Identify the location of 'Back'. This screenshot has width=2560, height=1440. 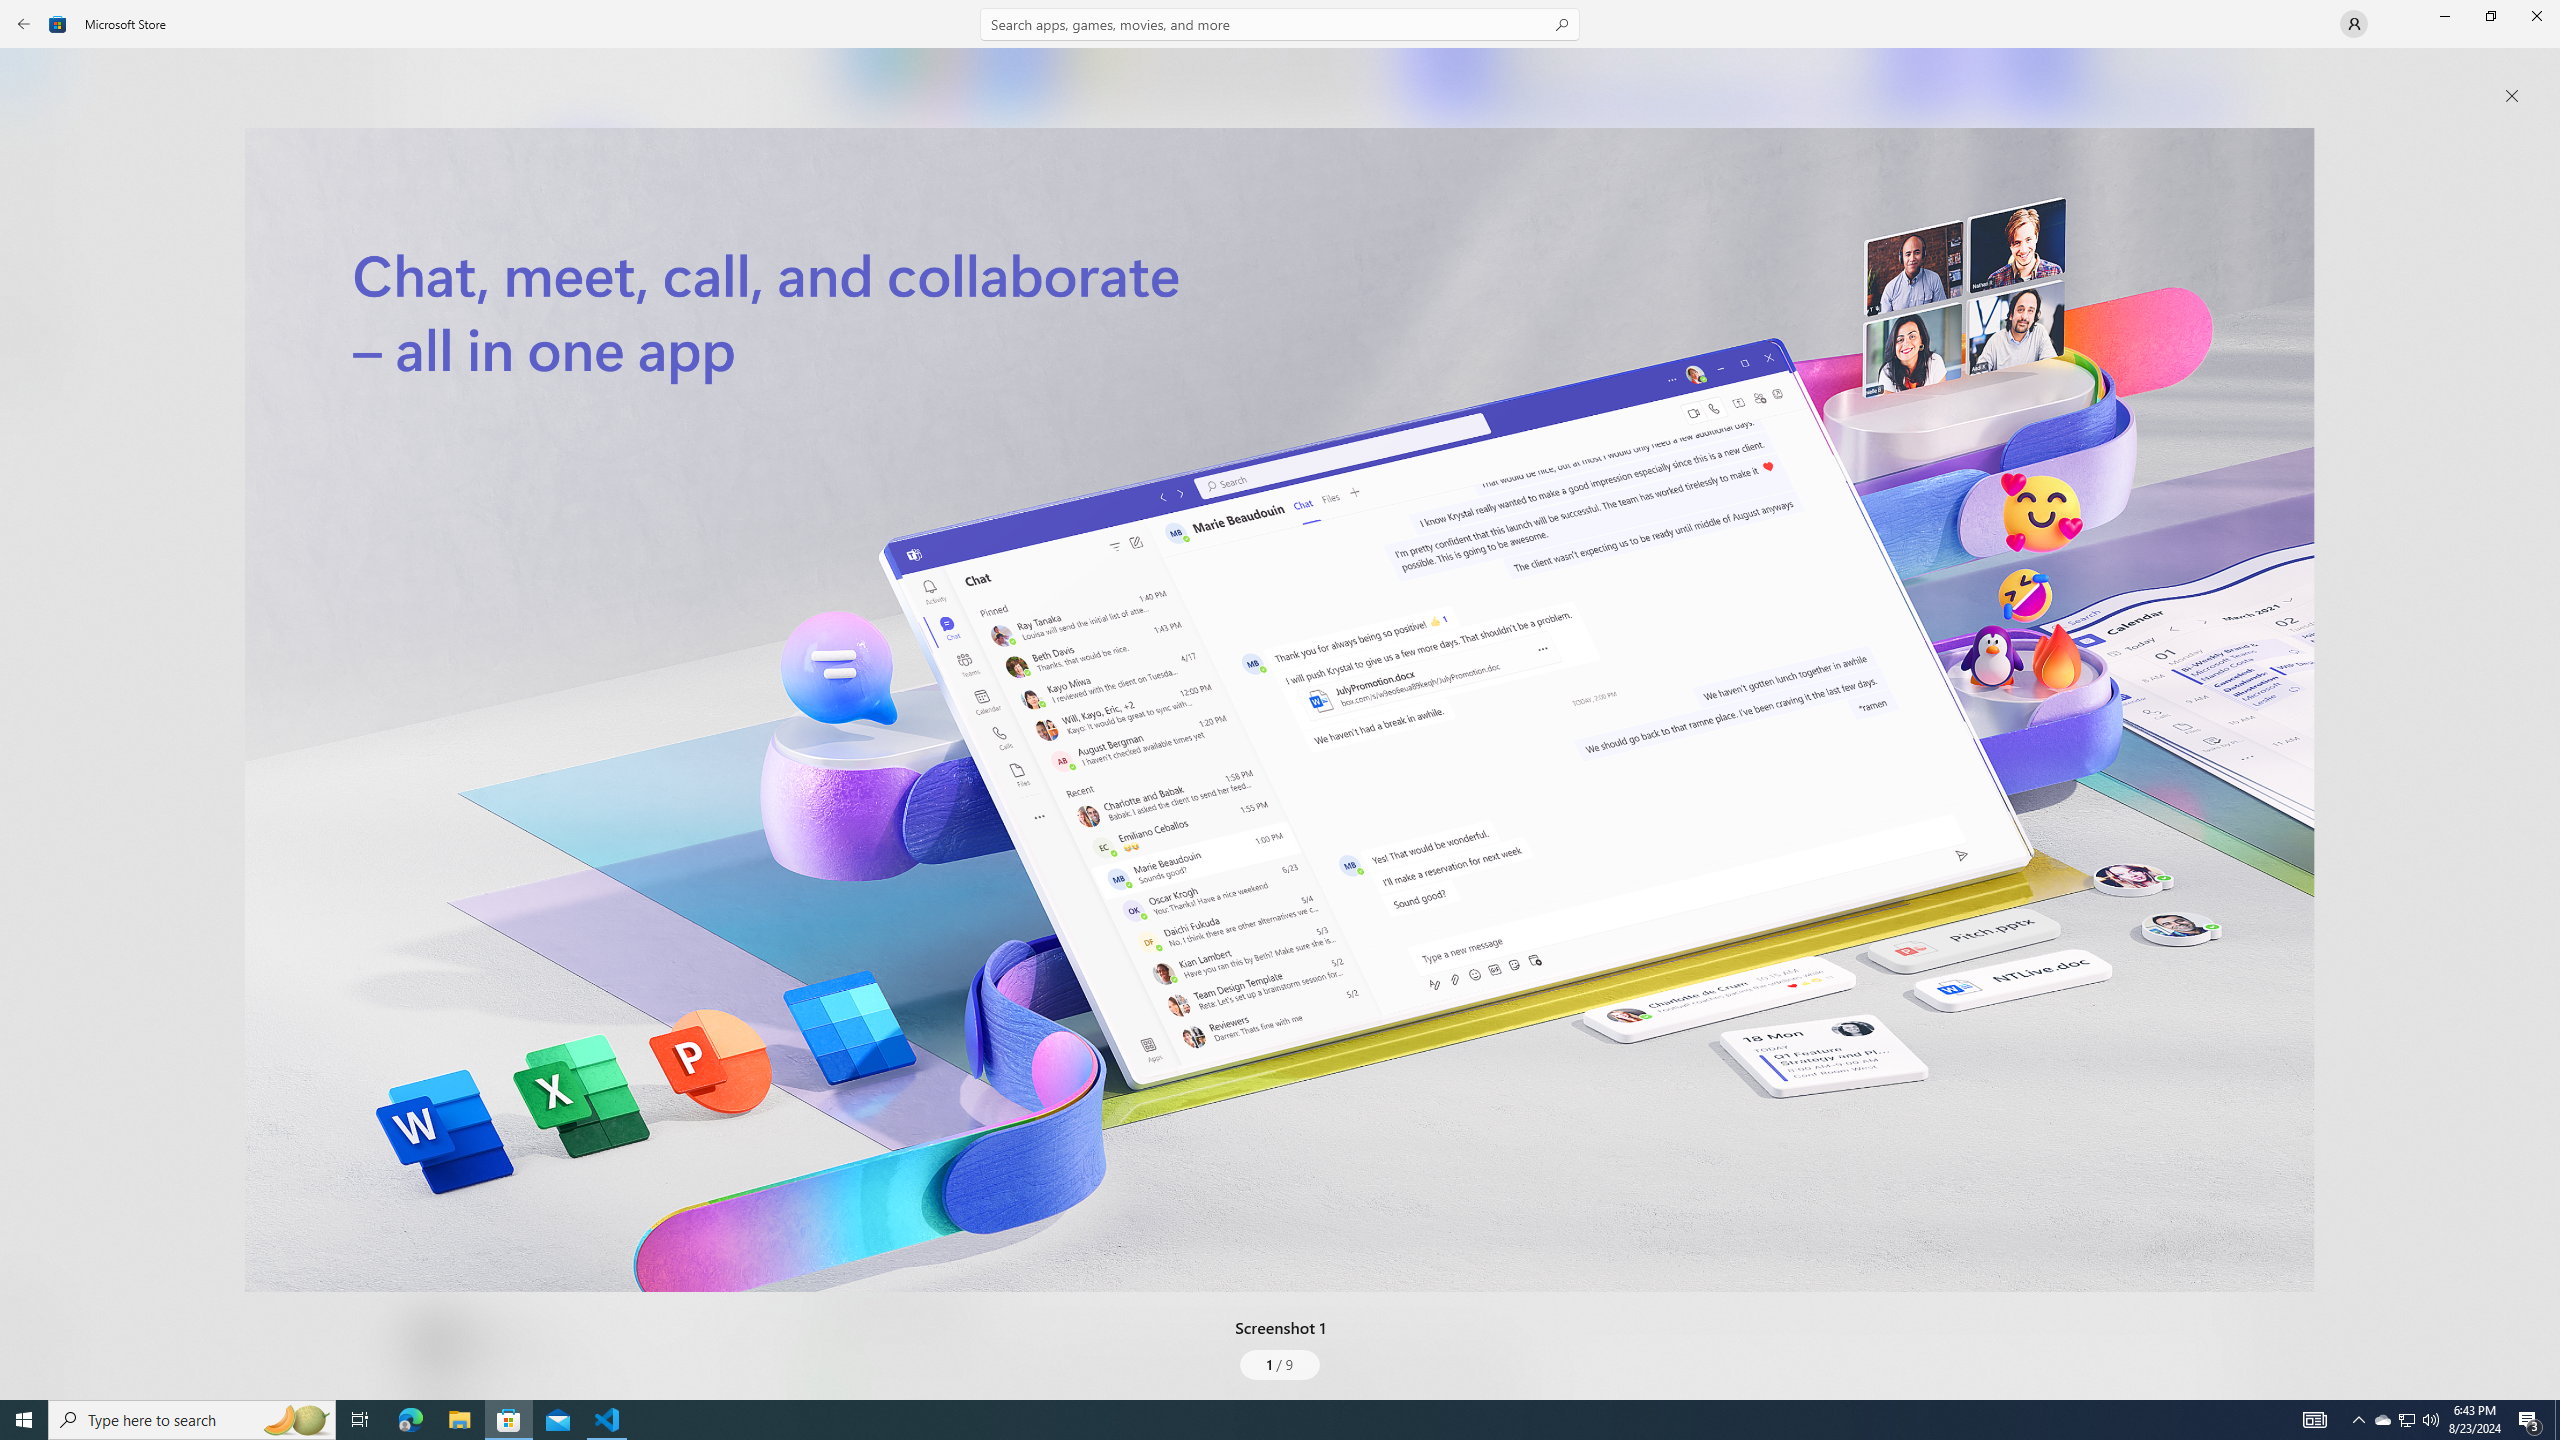
(24, 22).